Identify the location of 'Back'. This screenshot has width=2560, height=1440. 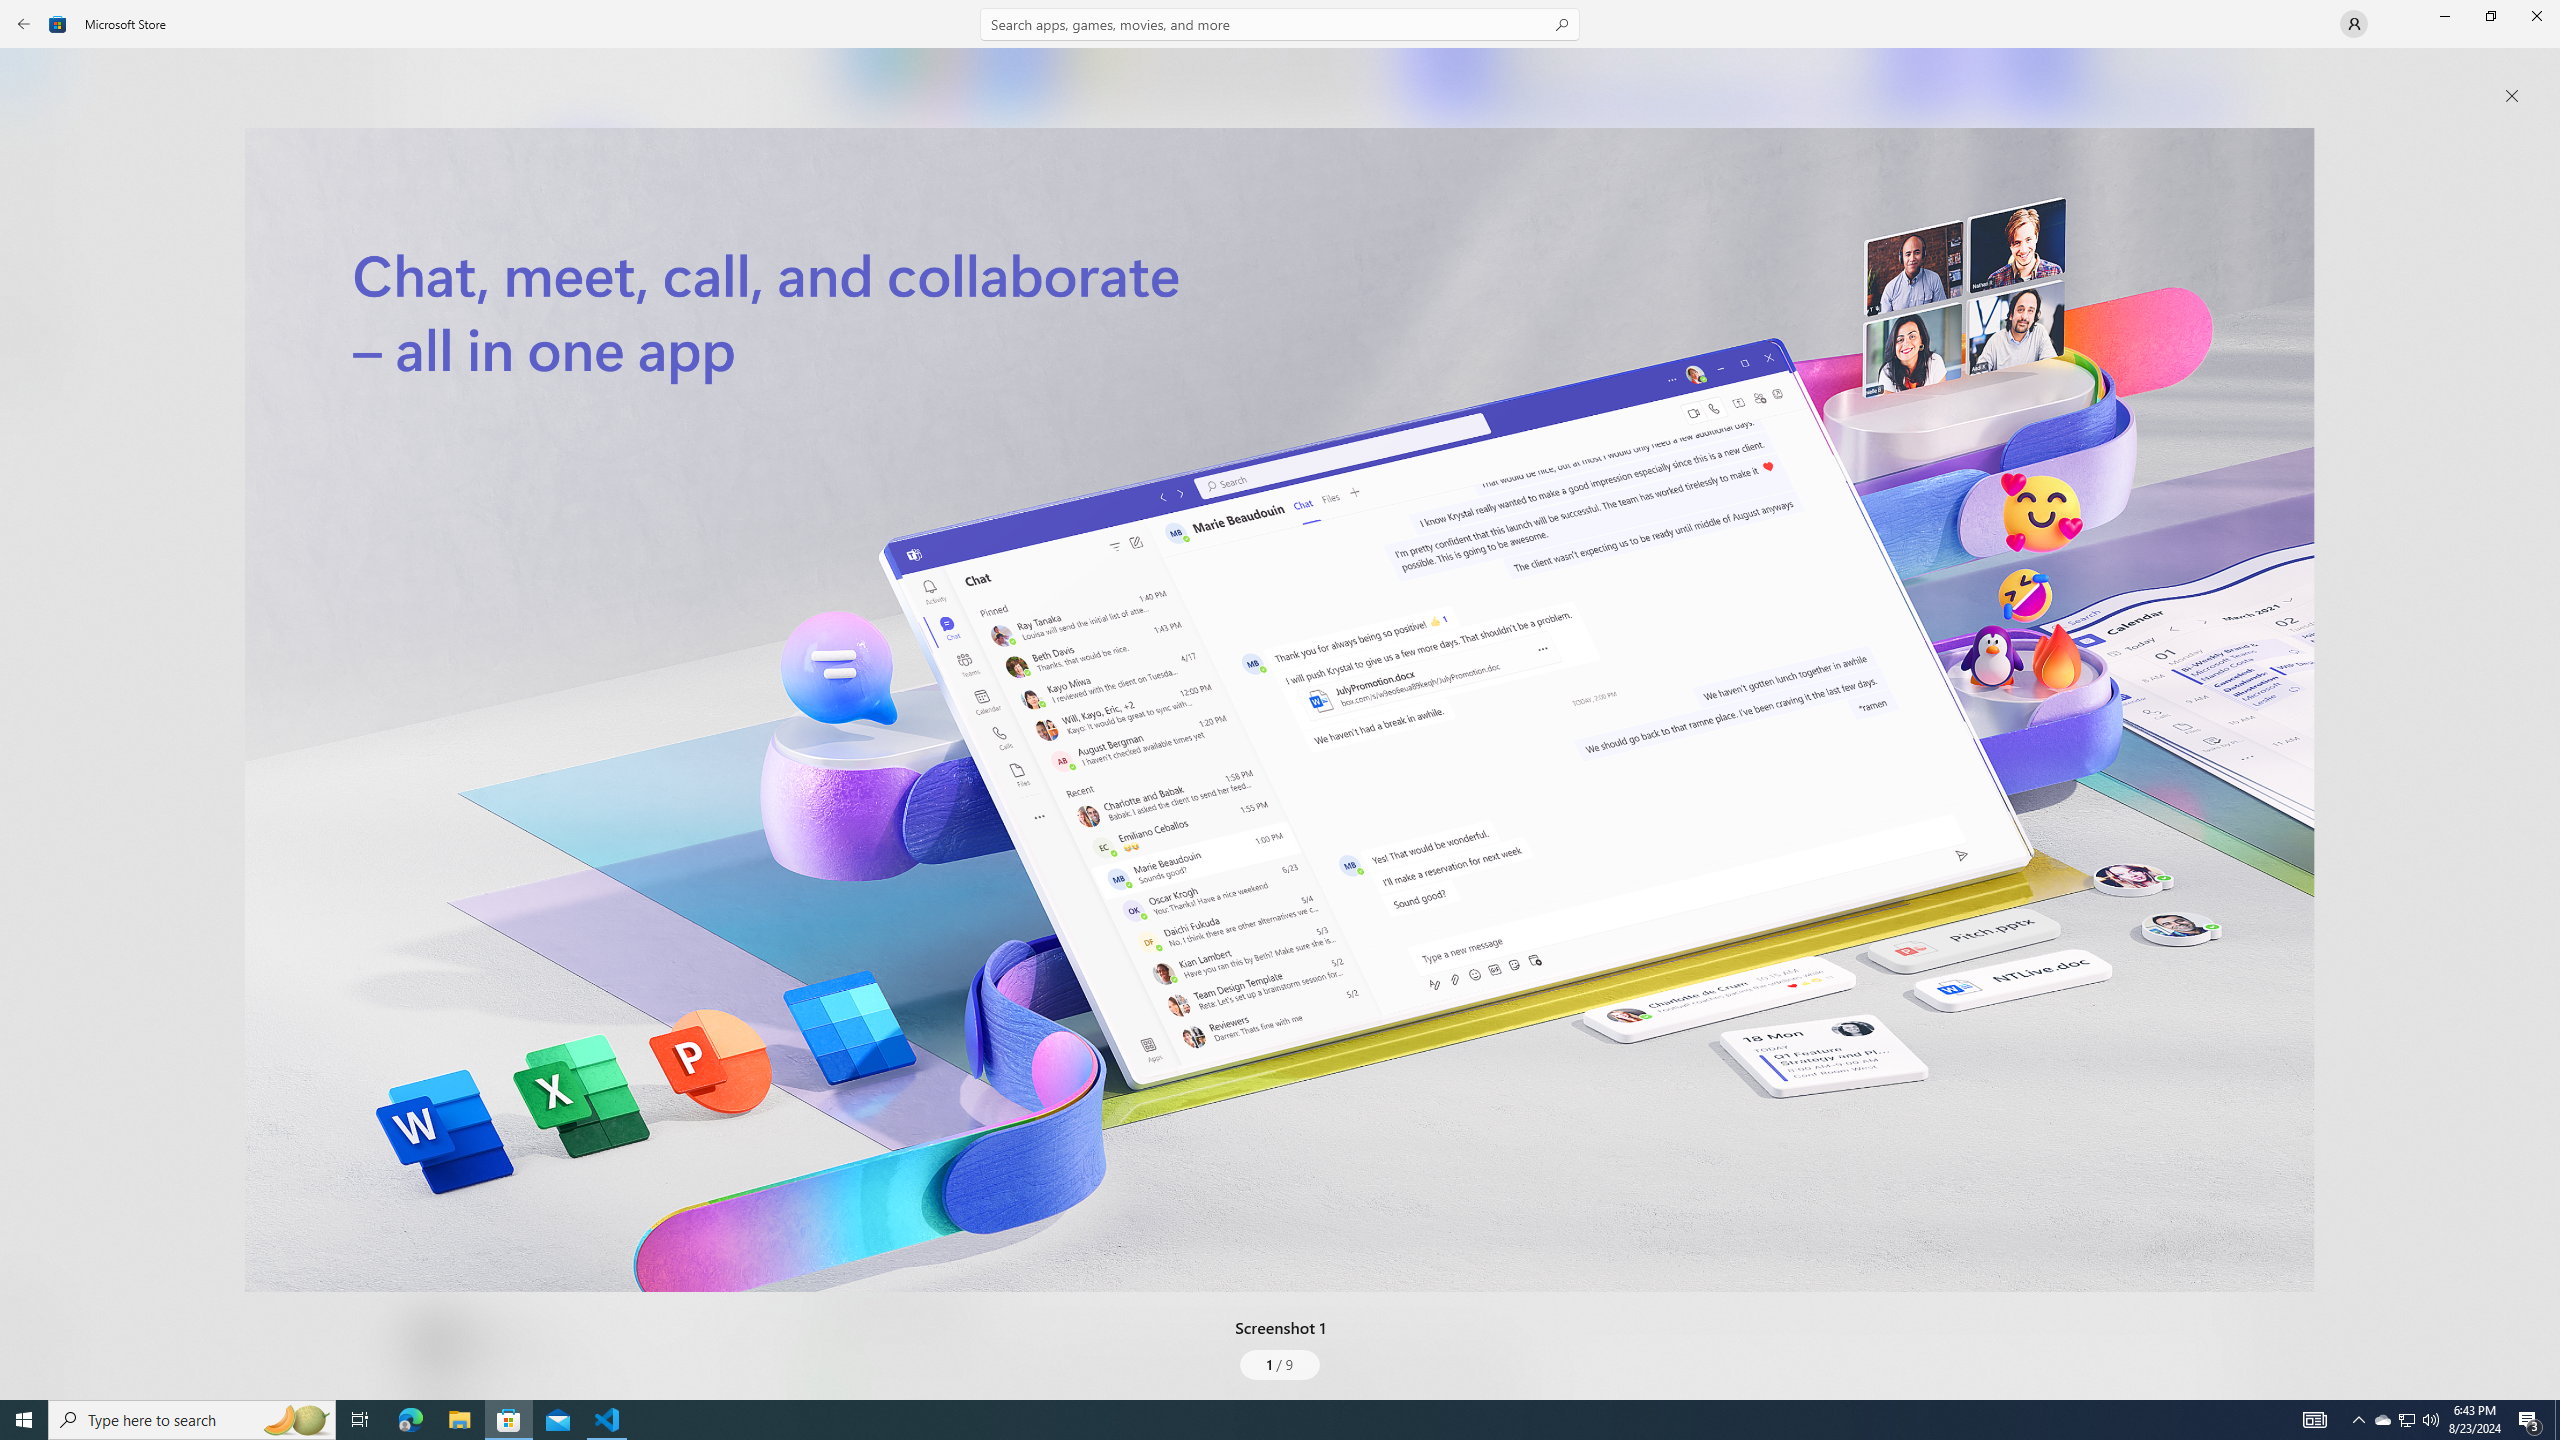
(24, 22).